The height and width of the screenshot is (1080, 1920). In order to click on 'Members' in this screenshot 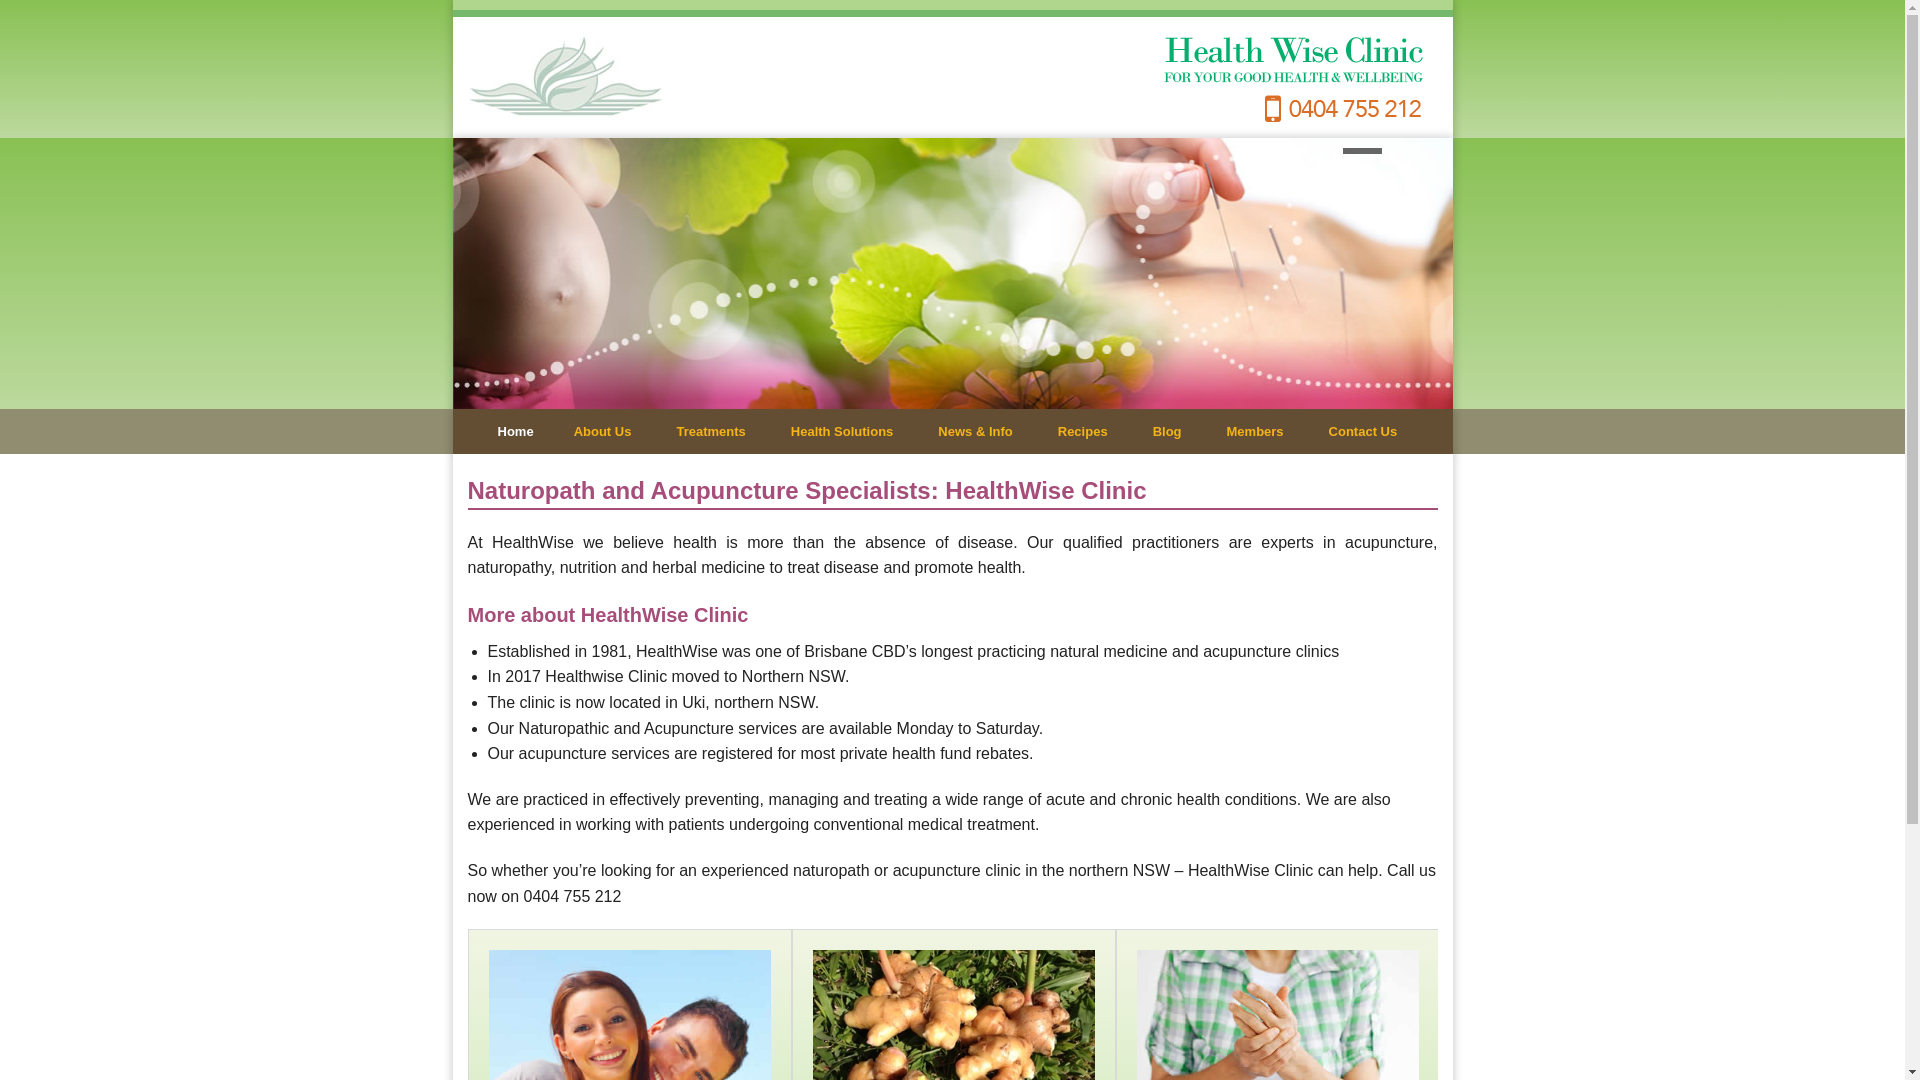, I will do `click(1261, 430)`.